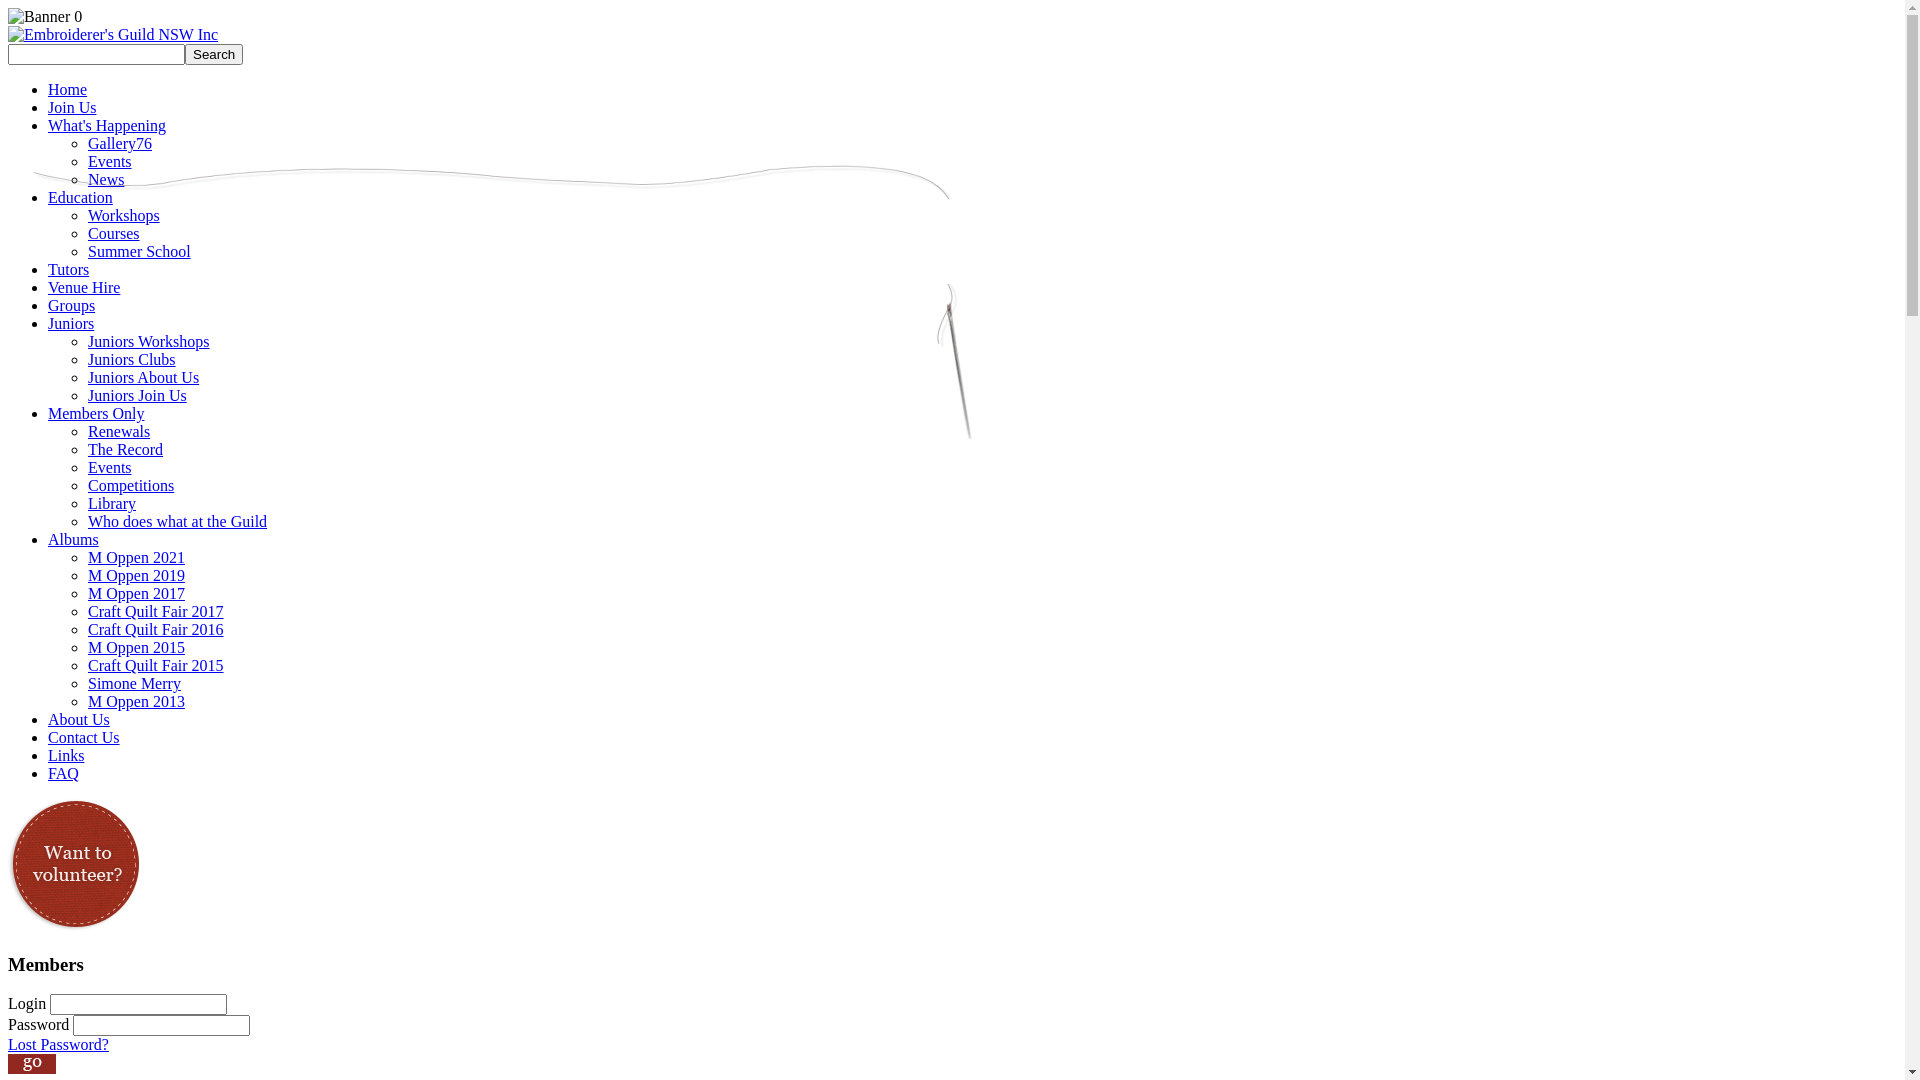  I want to click on 'Events', so click(109, 467).